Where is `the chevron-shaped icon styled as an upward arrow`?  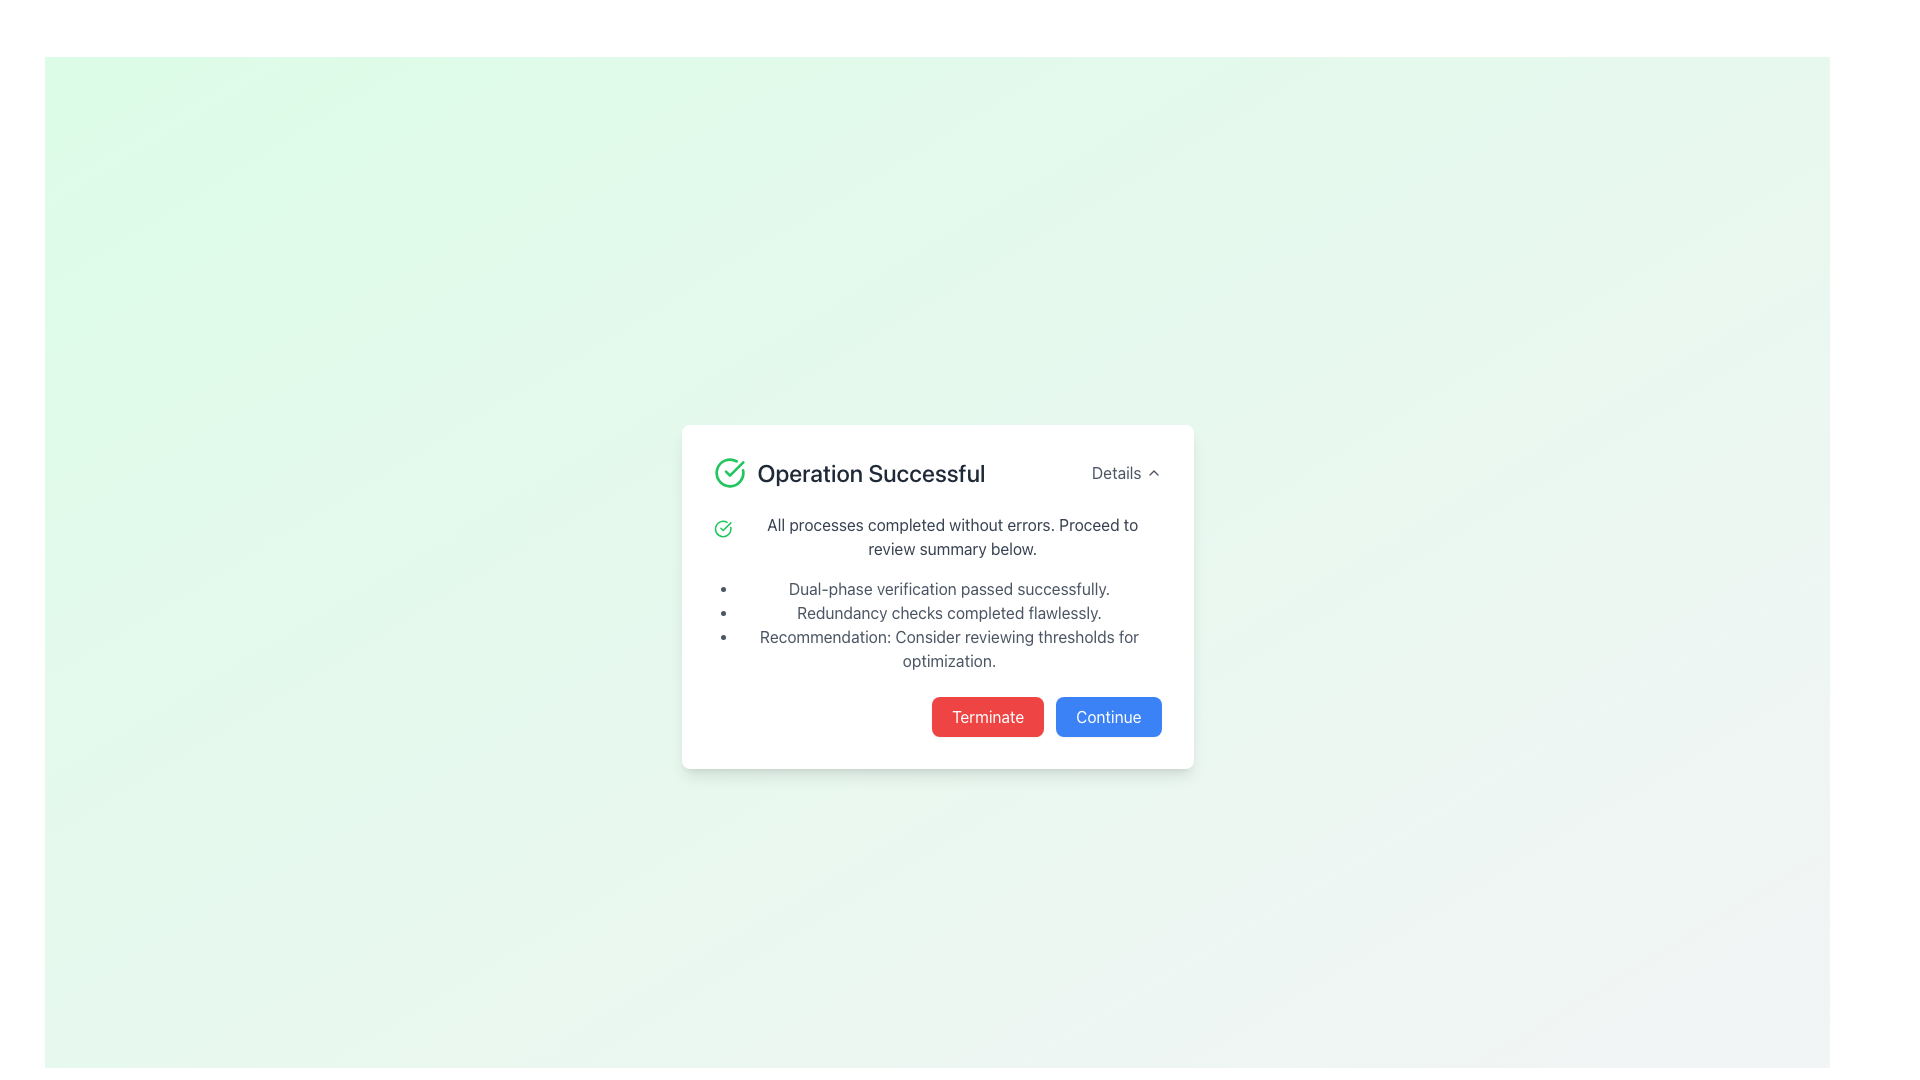 the chevron-shaped icon styled as an upward arrow is located at coordinates (1153, 473).